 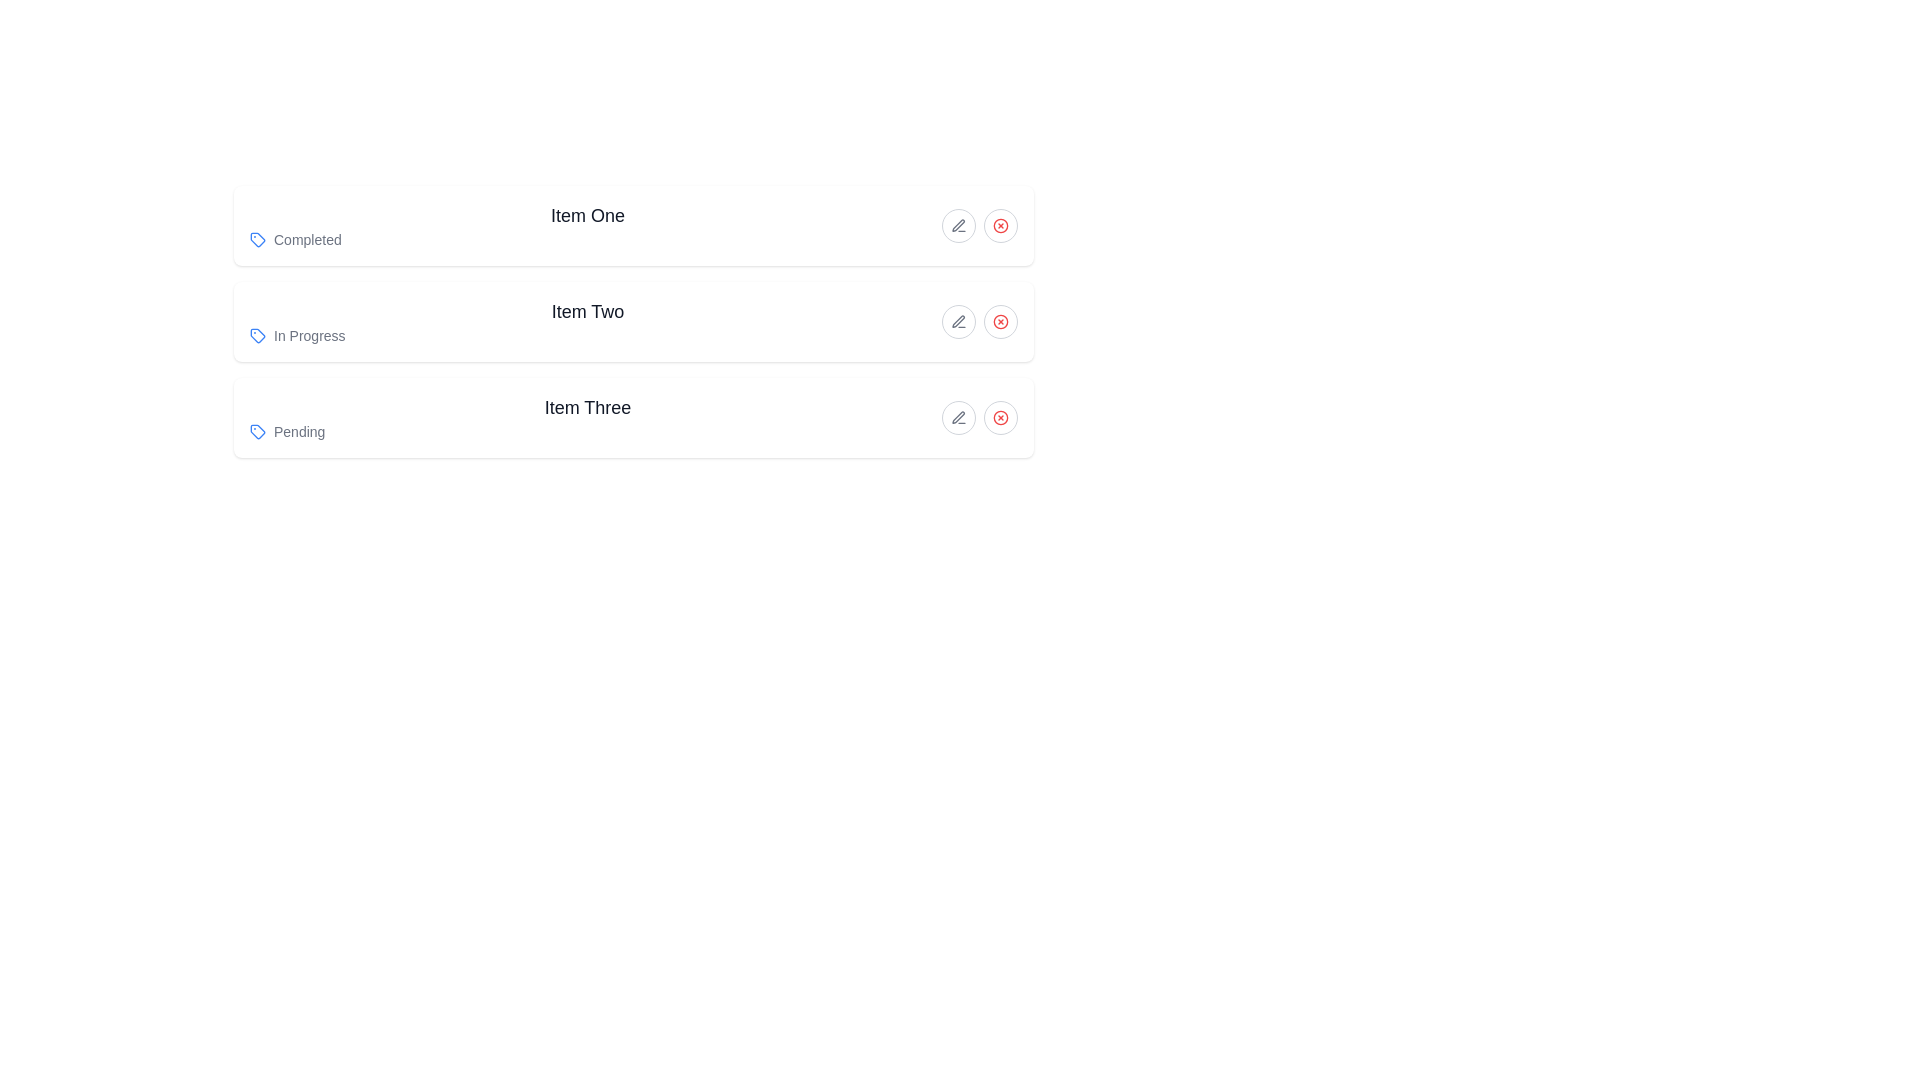 I want to click on the delete button associated with 'Item Two', so click(x=1001, y=320).